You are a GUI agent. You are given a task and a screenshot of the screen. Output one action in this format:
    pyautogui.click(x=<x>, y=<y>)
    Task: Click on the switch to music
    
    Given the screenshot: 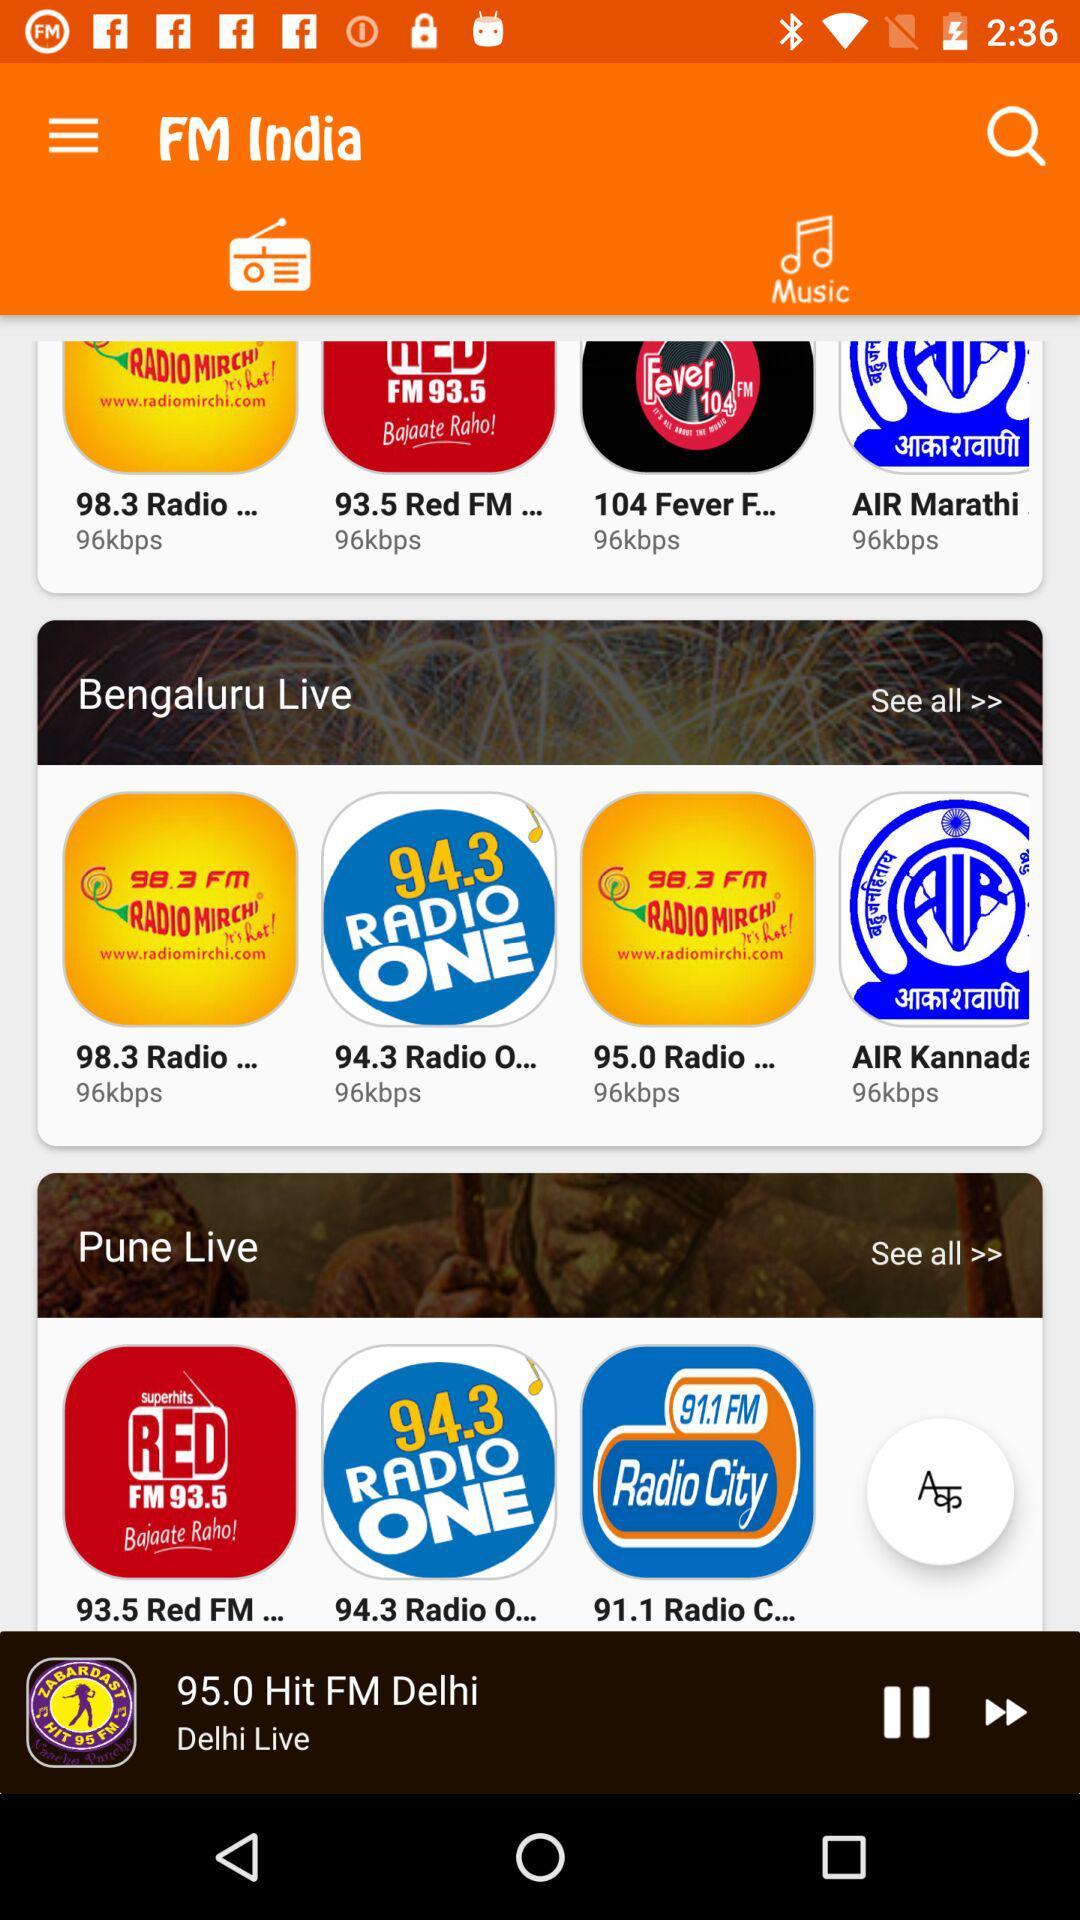 What is the action you would take?
    pyautogui.click(x=810, y=251)
    